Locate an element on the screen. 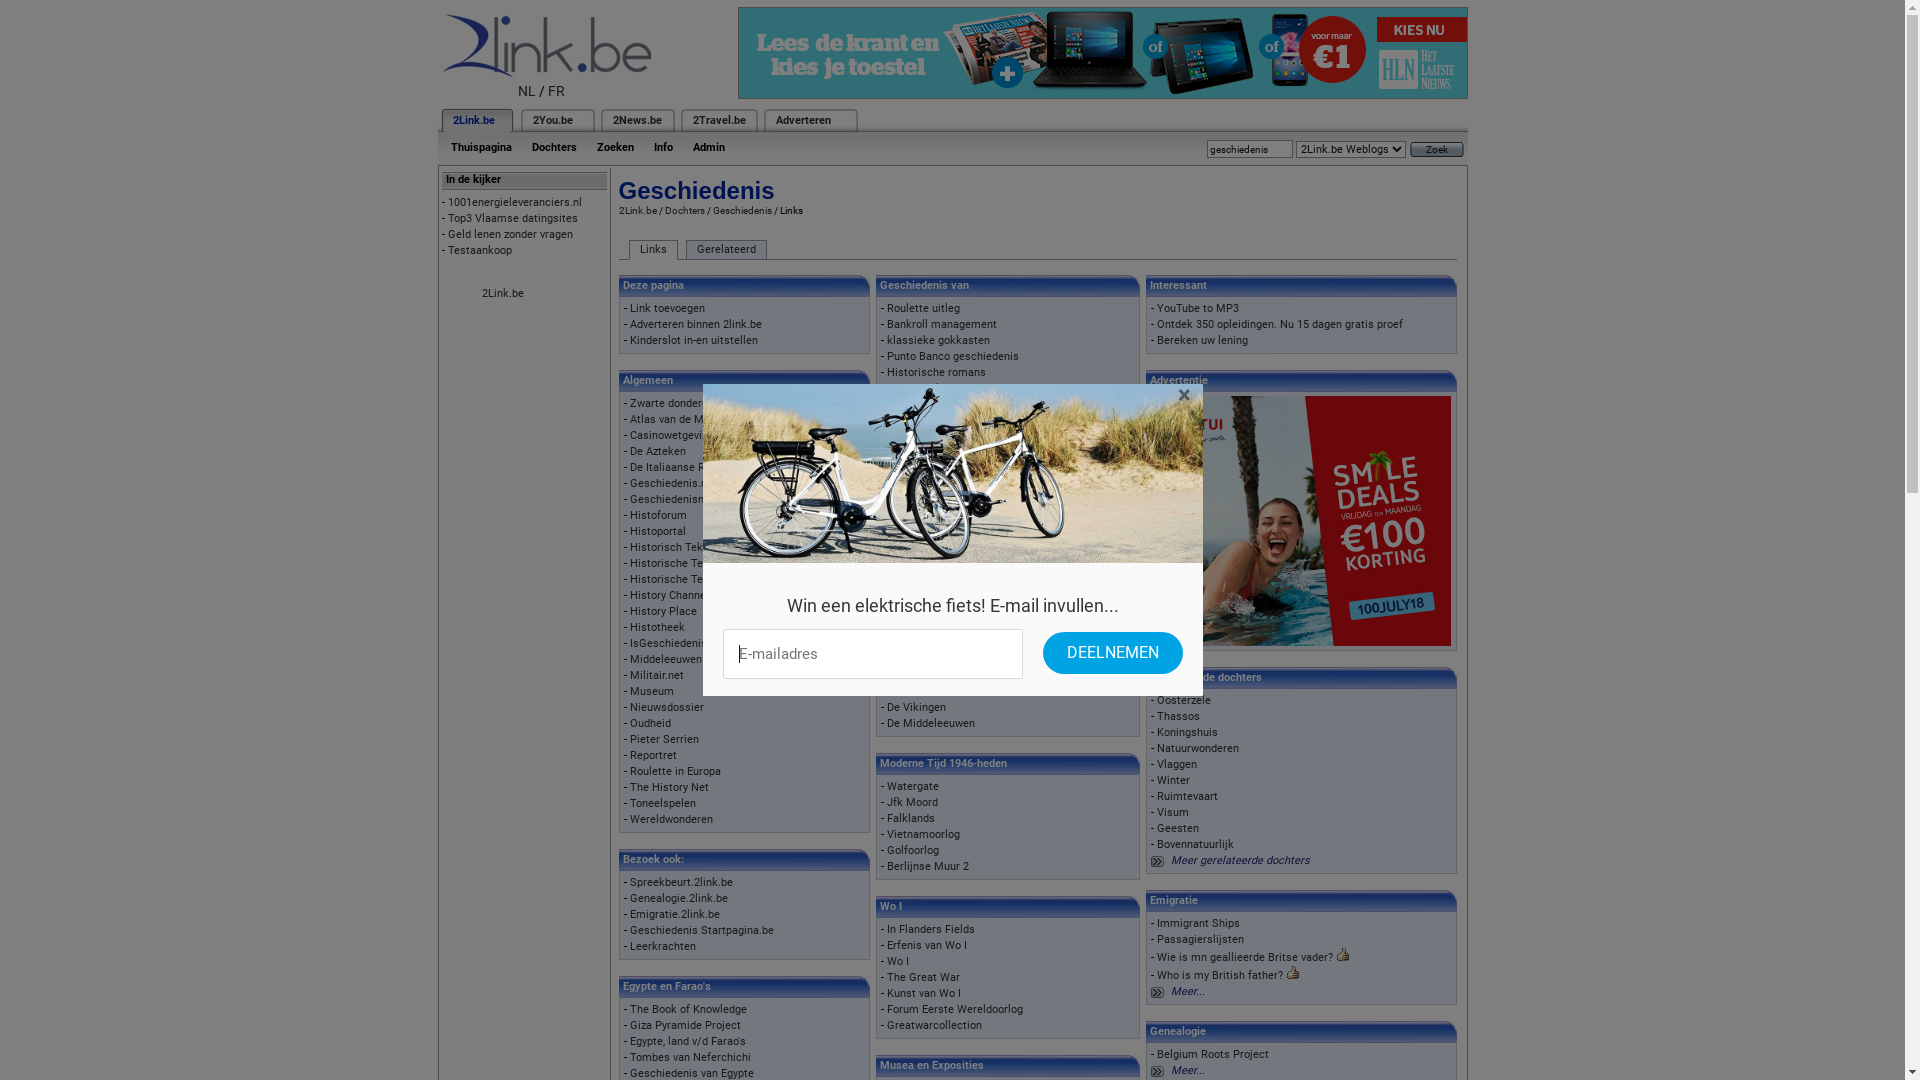 This screenshot has height=1080, width=1920. 'Ontdek 350 opleidingen. Nu 15 dagen gratis proef' is located at coordinates (1280, 323).